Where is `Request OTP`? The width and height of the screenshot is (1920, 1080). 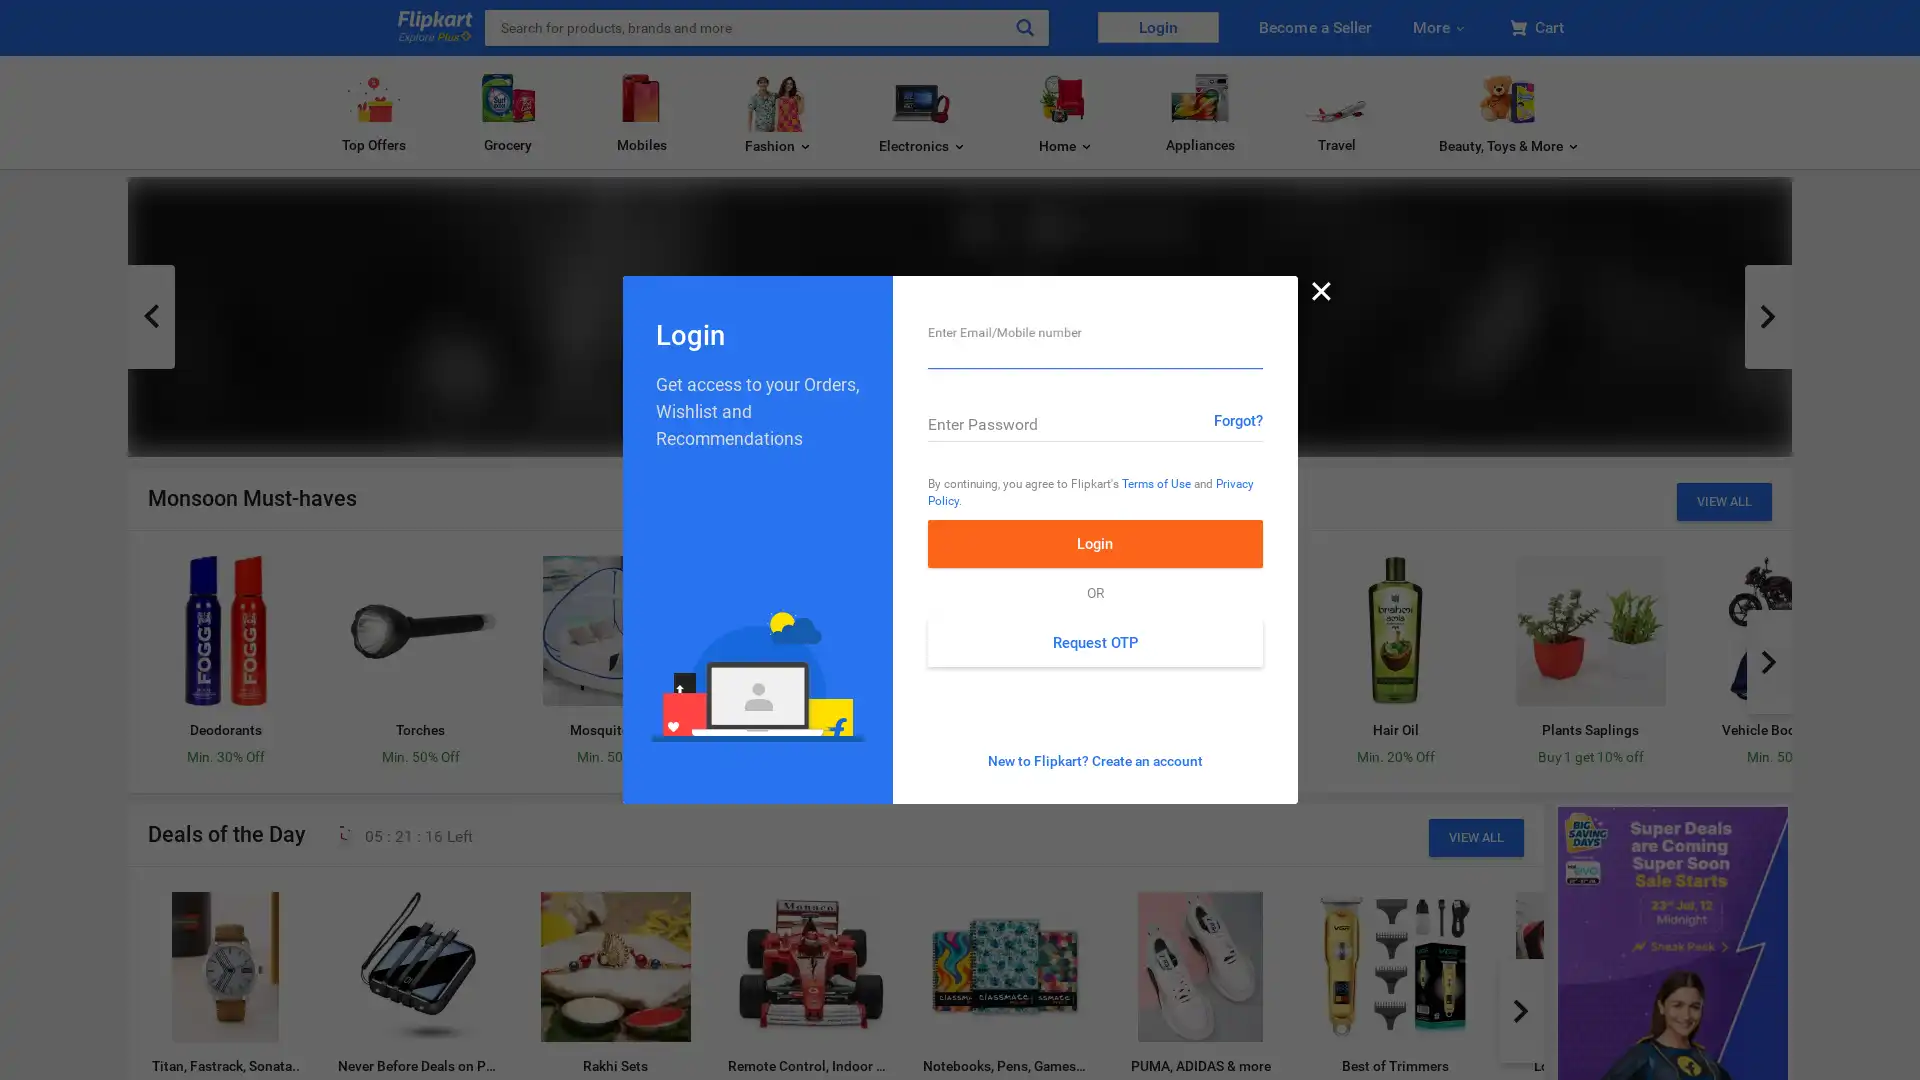
Request OTP is located at coordinates (1093, 643).